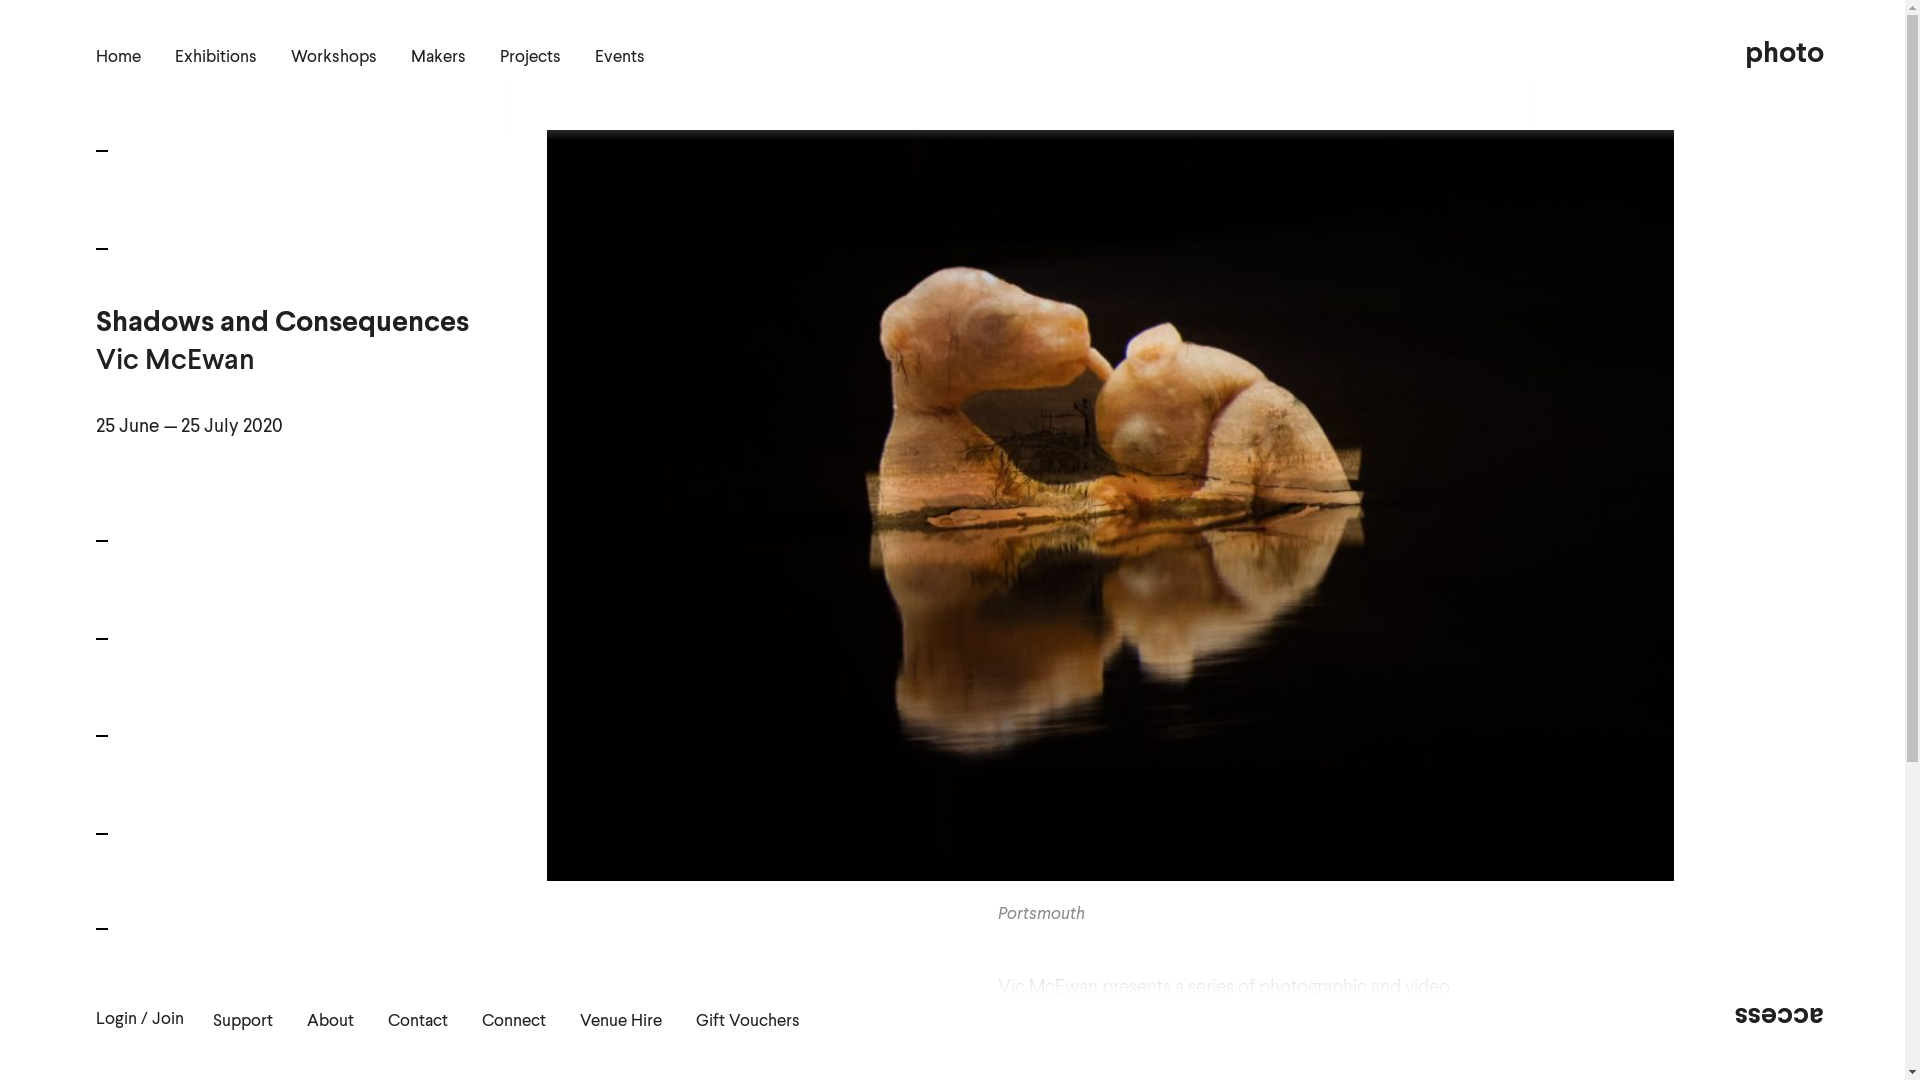 This screenshot has height=1080, width=1920. Describe the element at coordinates (138, 1019) in the screenshot. I see `'Login / Join'` at that location.